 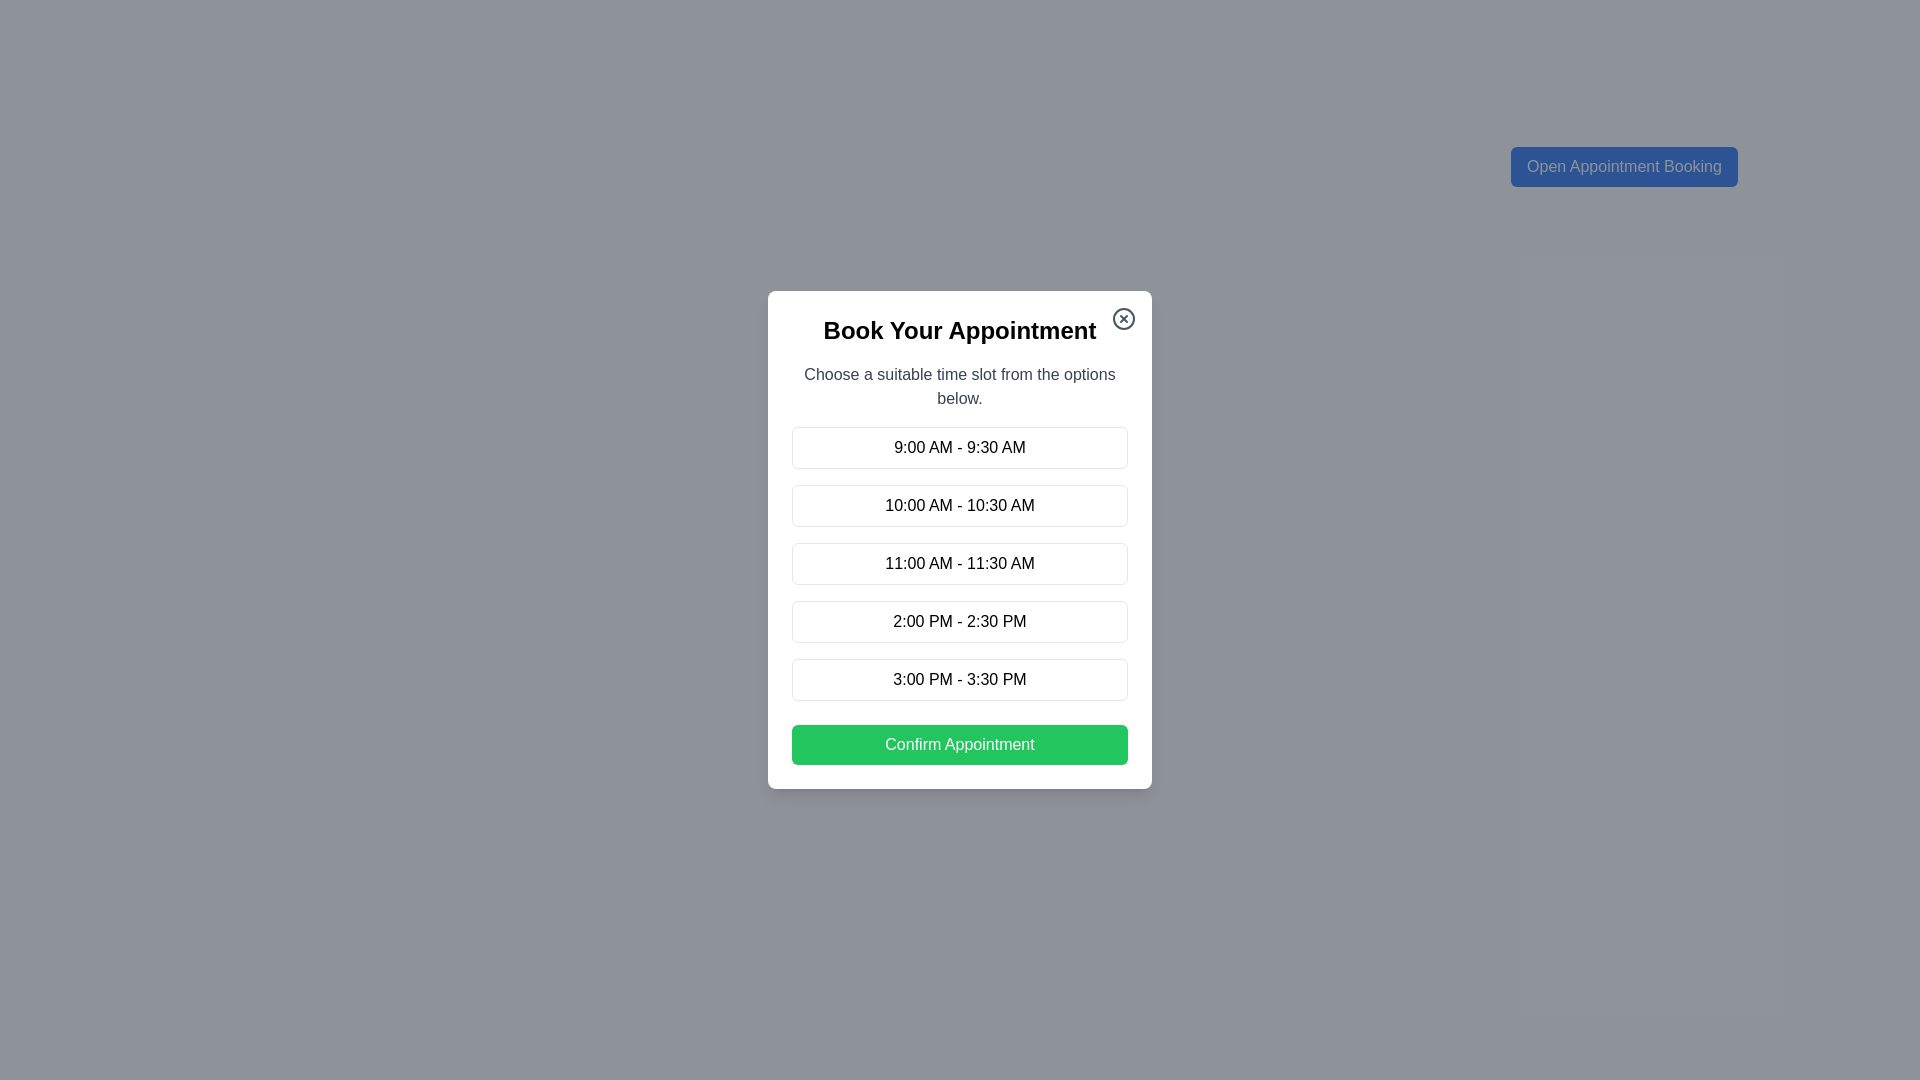 I want to click on the button-like selectable option displaying '11:00 AM - 11:30 AM', which is the third element in a vertical list of time slots, so click(x=960, y=563).